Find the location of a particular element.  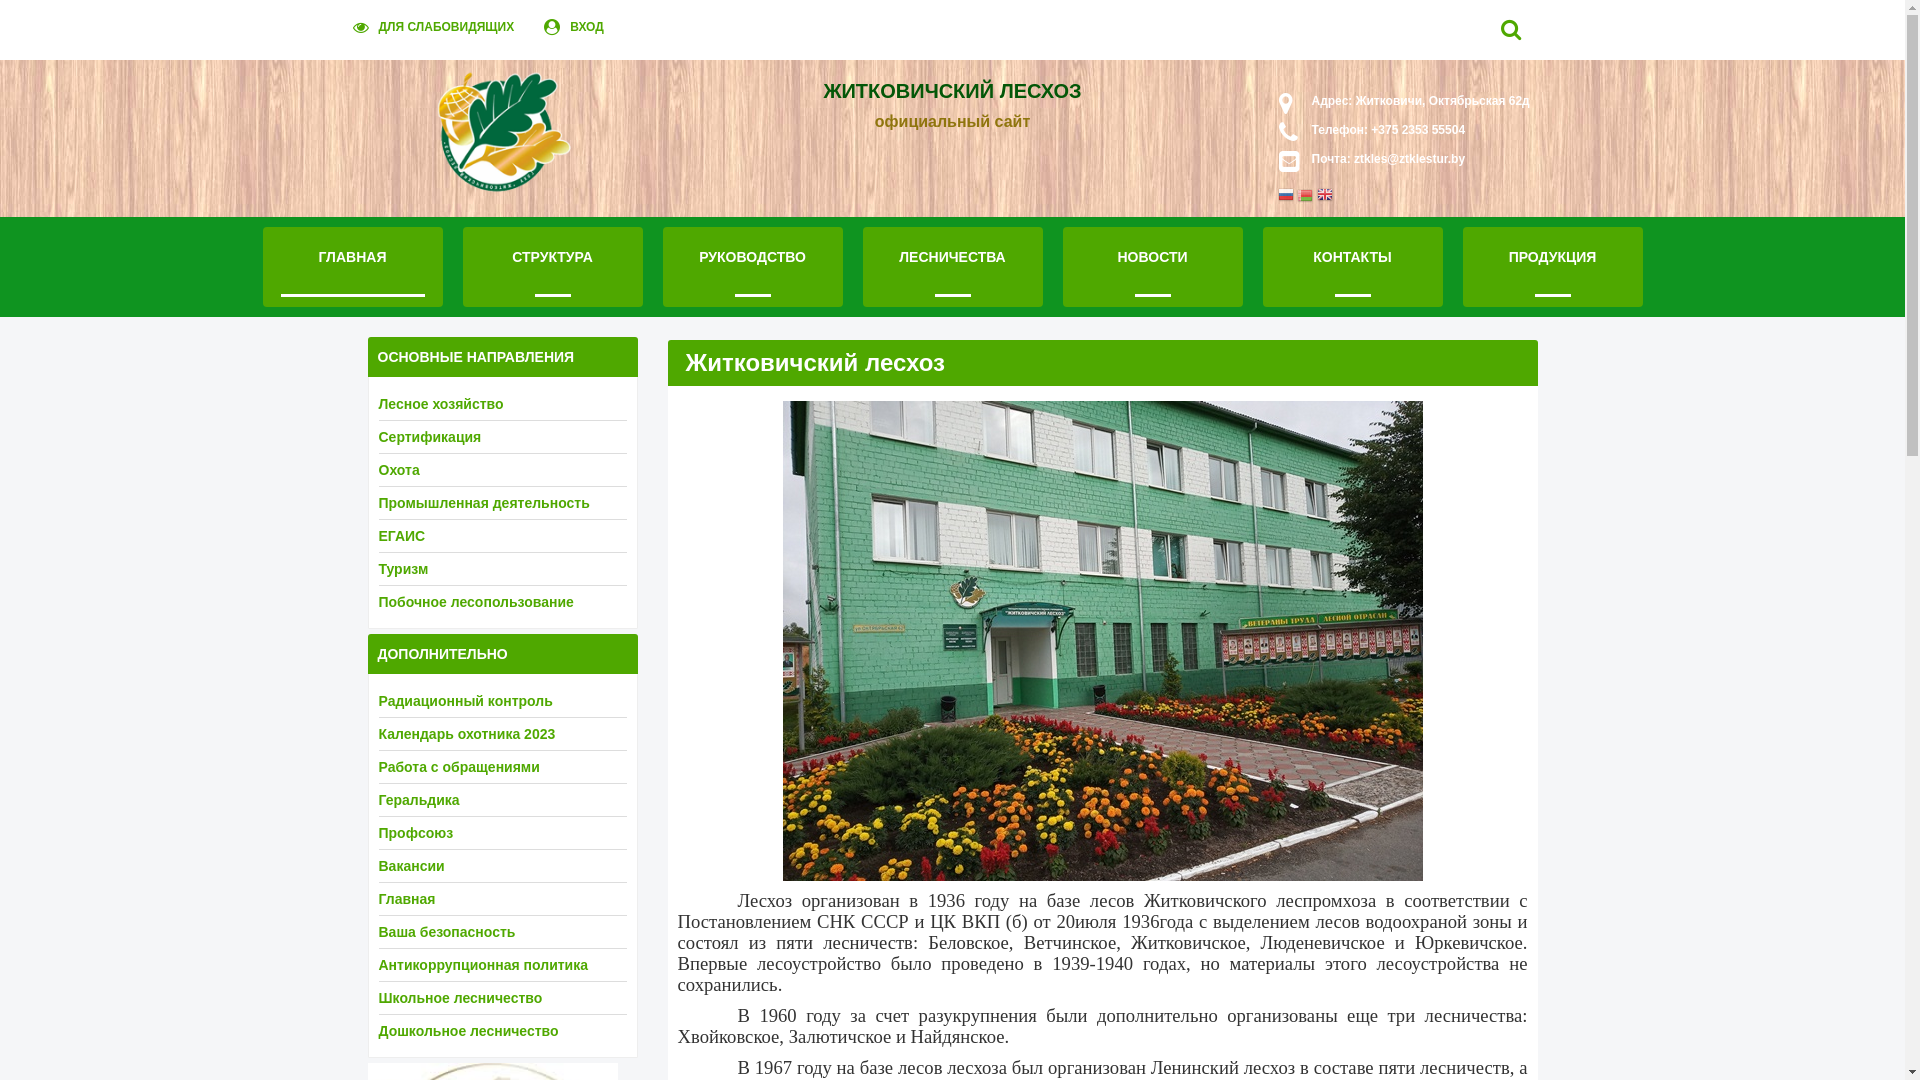

'+375 2353 55504' is located at coordinates (1367, 130).